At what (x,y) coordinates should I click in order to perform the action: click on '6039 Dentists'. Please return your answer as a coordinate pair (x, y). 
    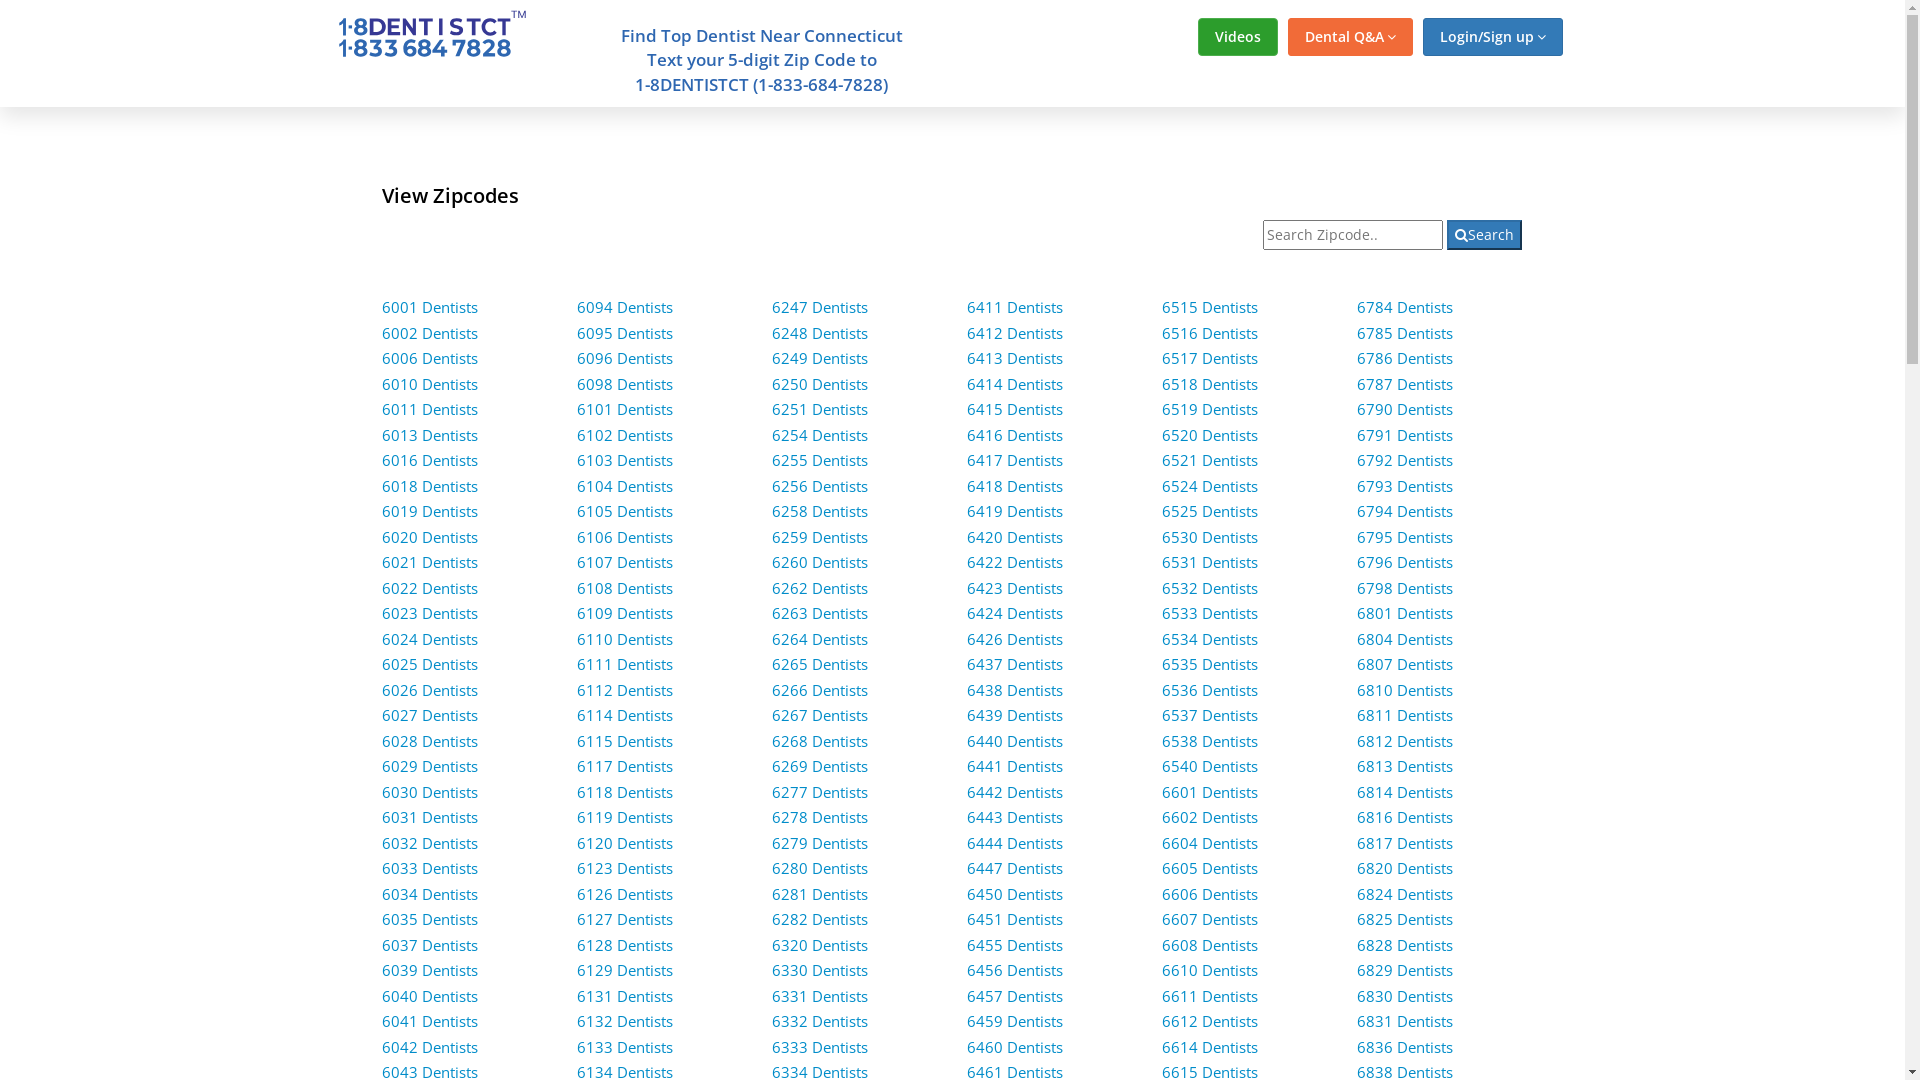
    Looking at the image, I should click on (429, 968).